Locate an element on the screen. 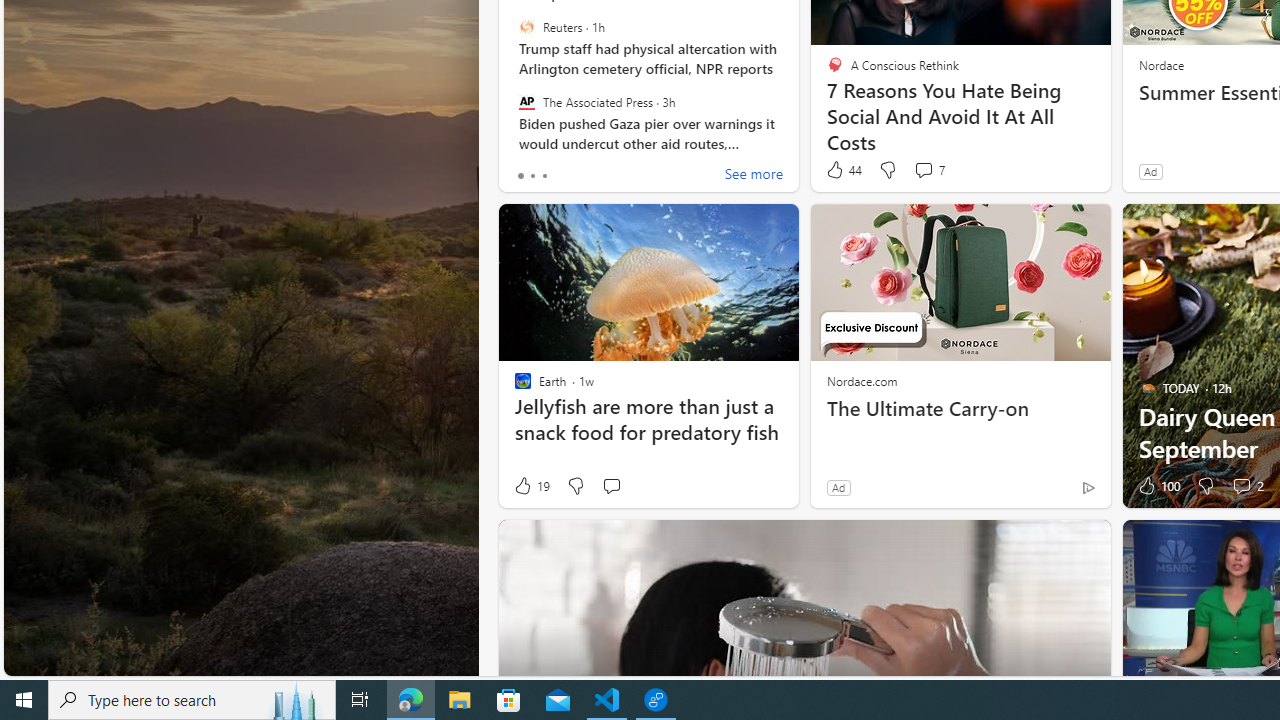 The height and width of the screenshot is (720, 1280). '100 Like' is located at coordinates (1157, 486).